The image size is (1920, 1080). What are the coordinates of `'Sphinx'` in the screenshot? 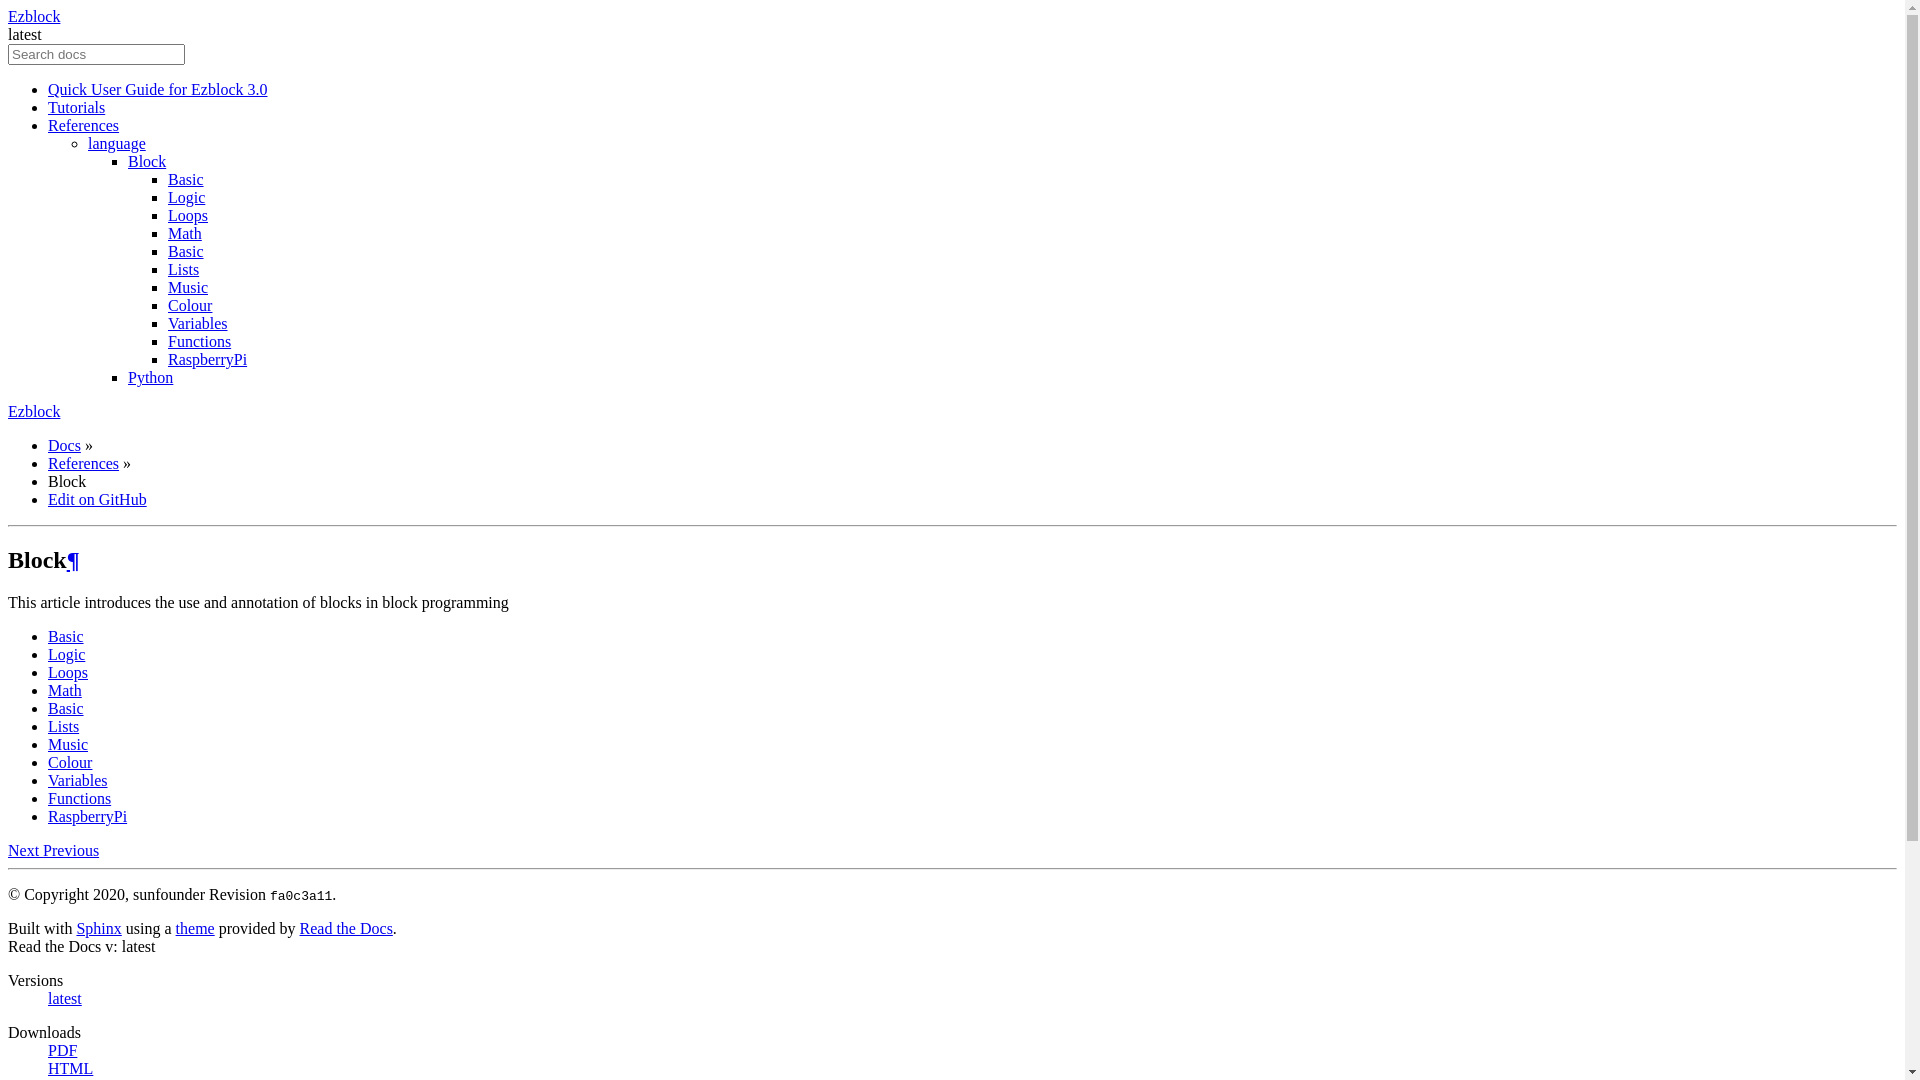 It's located at (97, 928).